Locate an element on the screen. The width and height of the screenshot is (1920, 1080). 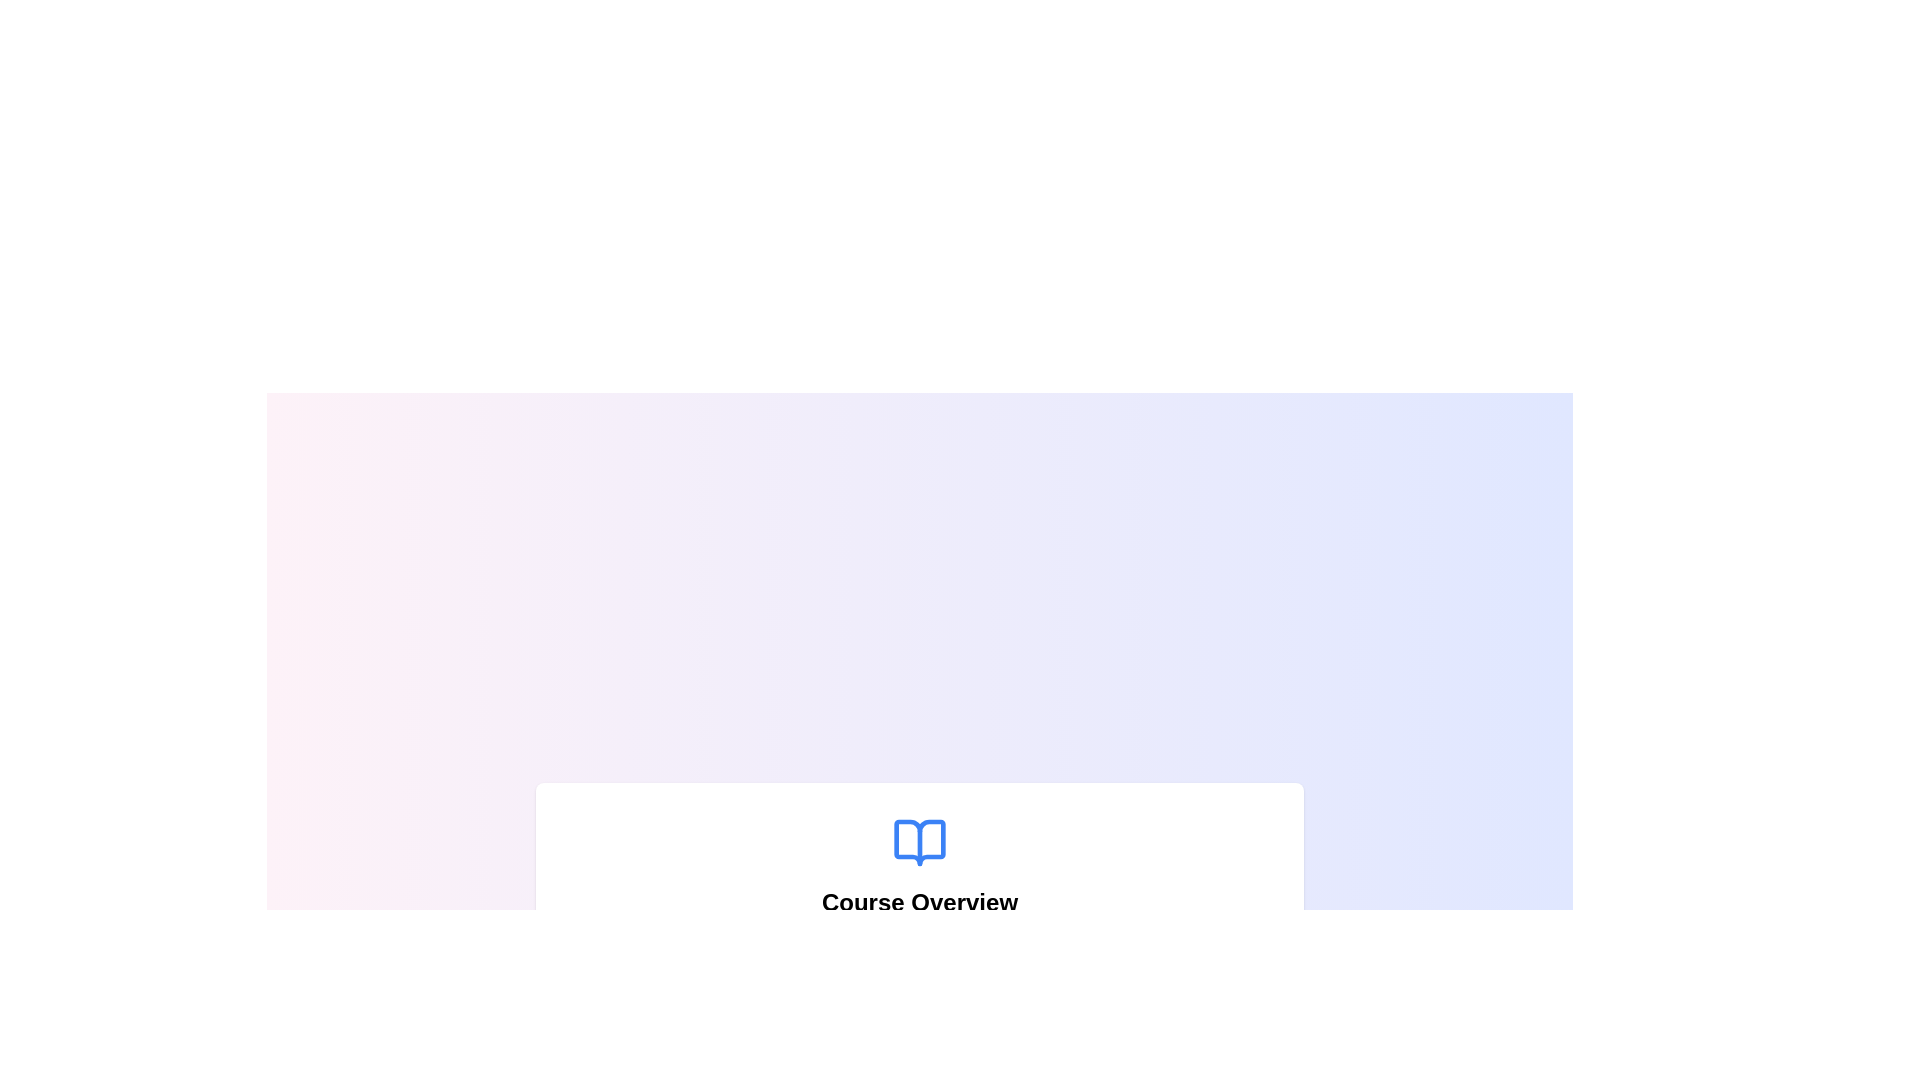
the first navigation indicator dot located centrally below the 'Course Overview' area is located at coordinates (899, 1044).